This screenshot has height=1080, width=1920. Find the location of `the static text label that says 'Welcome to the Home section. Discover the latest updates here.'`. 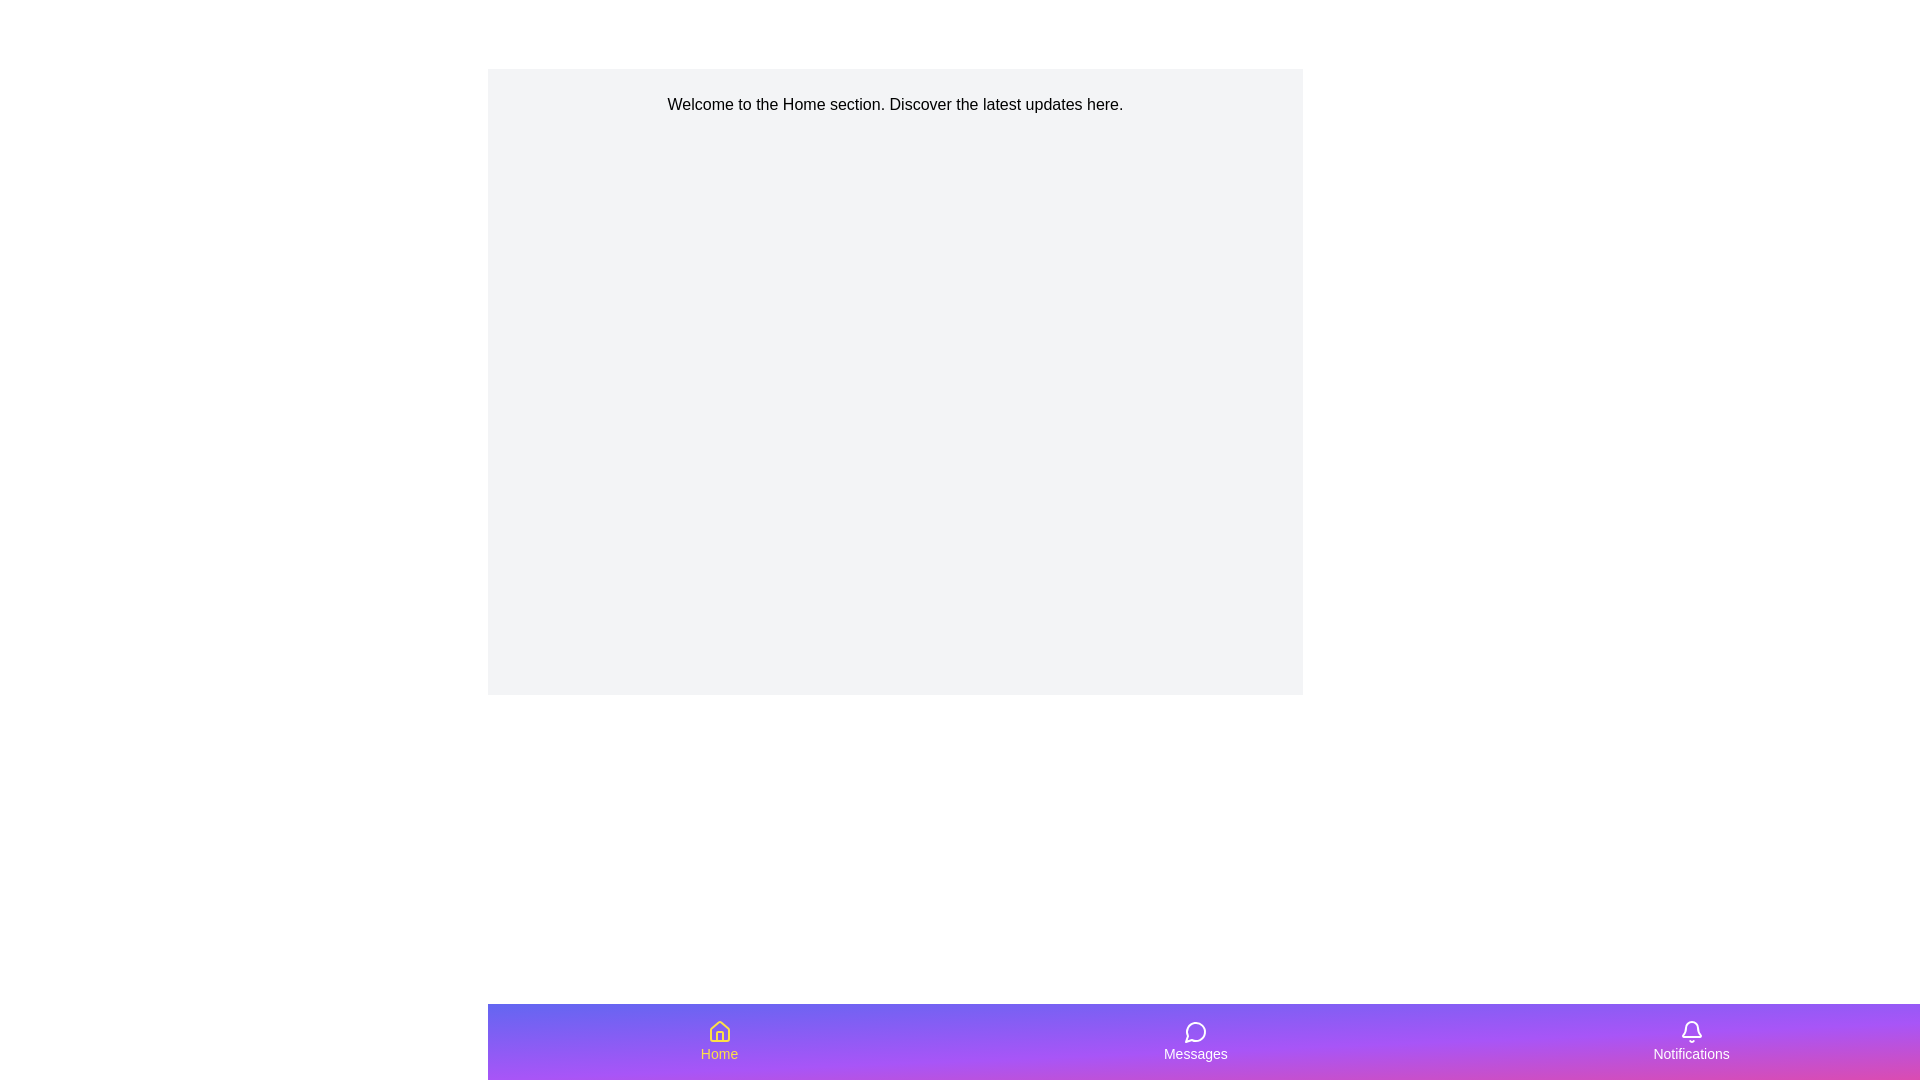

the static text label that says 'Welcome to the Home section. Discover the latest updates here.' is located at coordinates (894, 104).